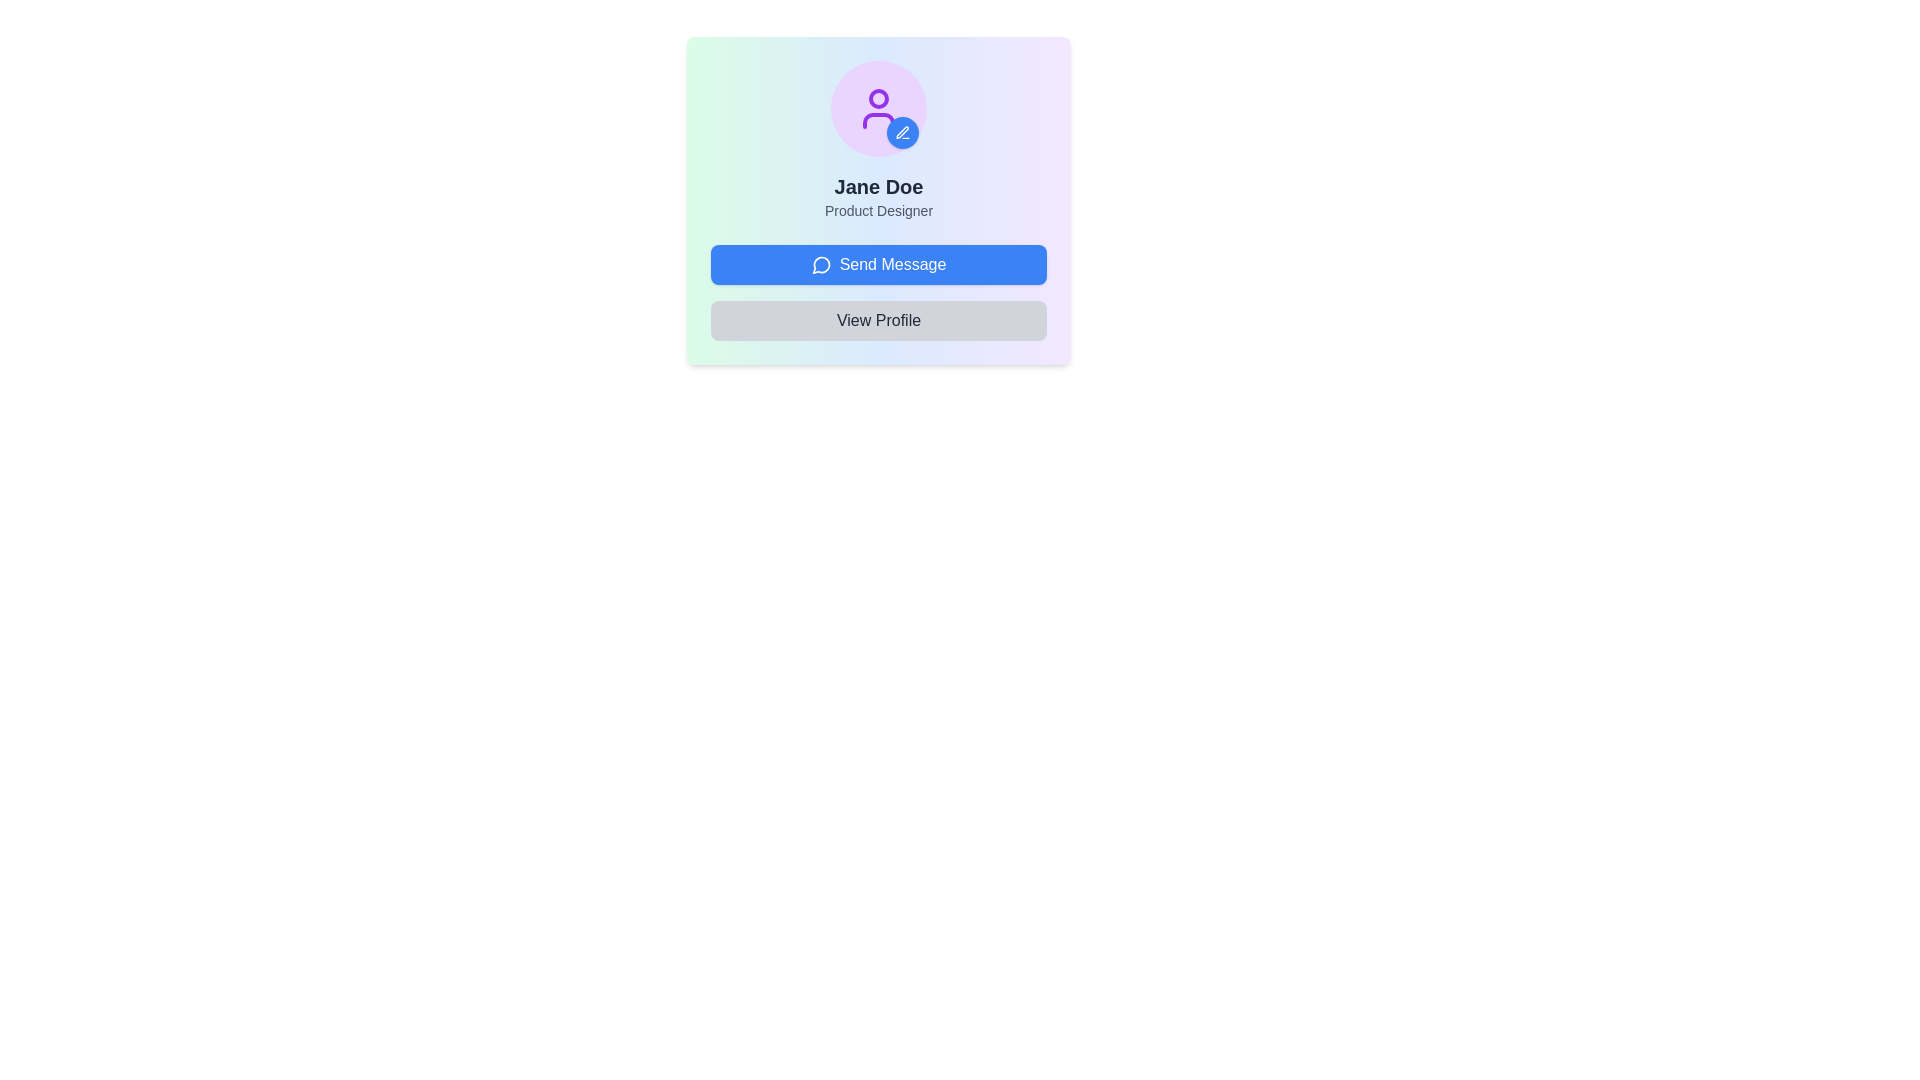 The image size is (1920, 1080). Describe the element at coordinates (878, 186) in the screenshot. I see `the user's name label located centrally within the profile card component, positioned below the avatar image and user icon` at that location.